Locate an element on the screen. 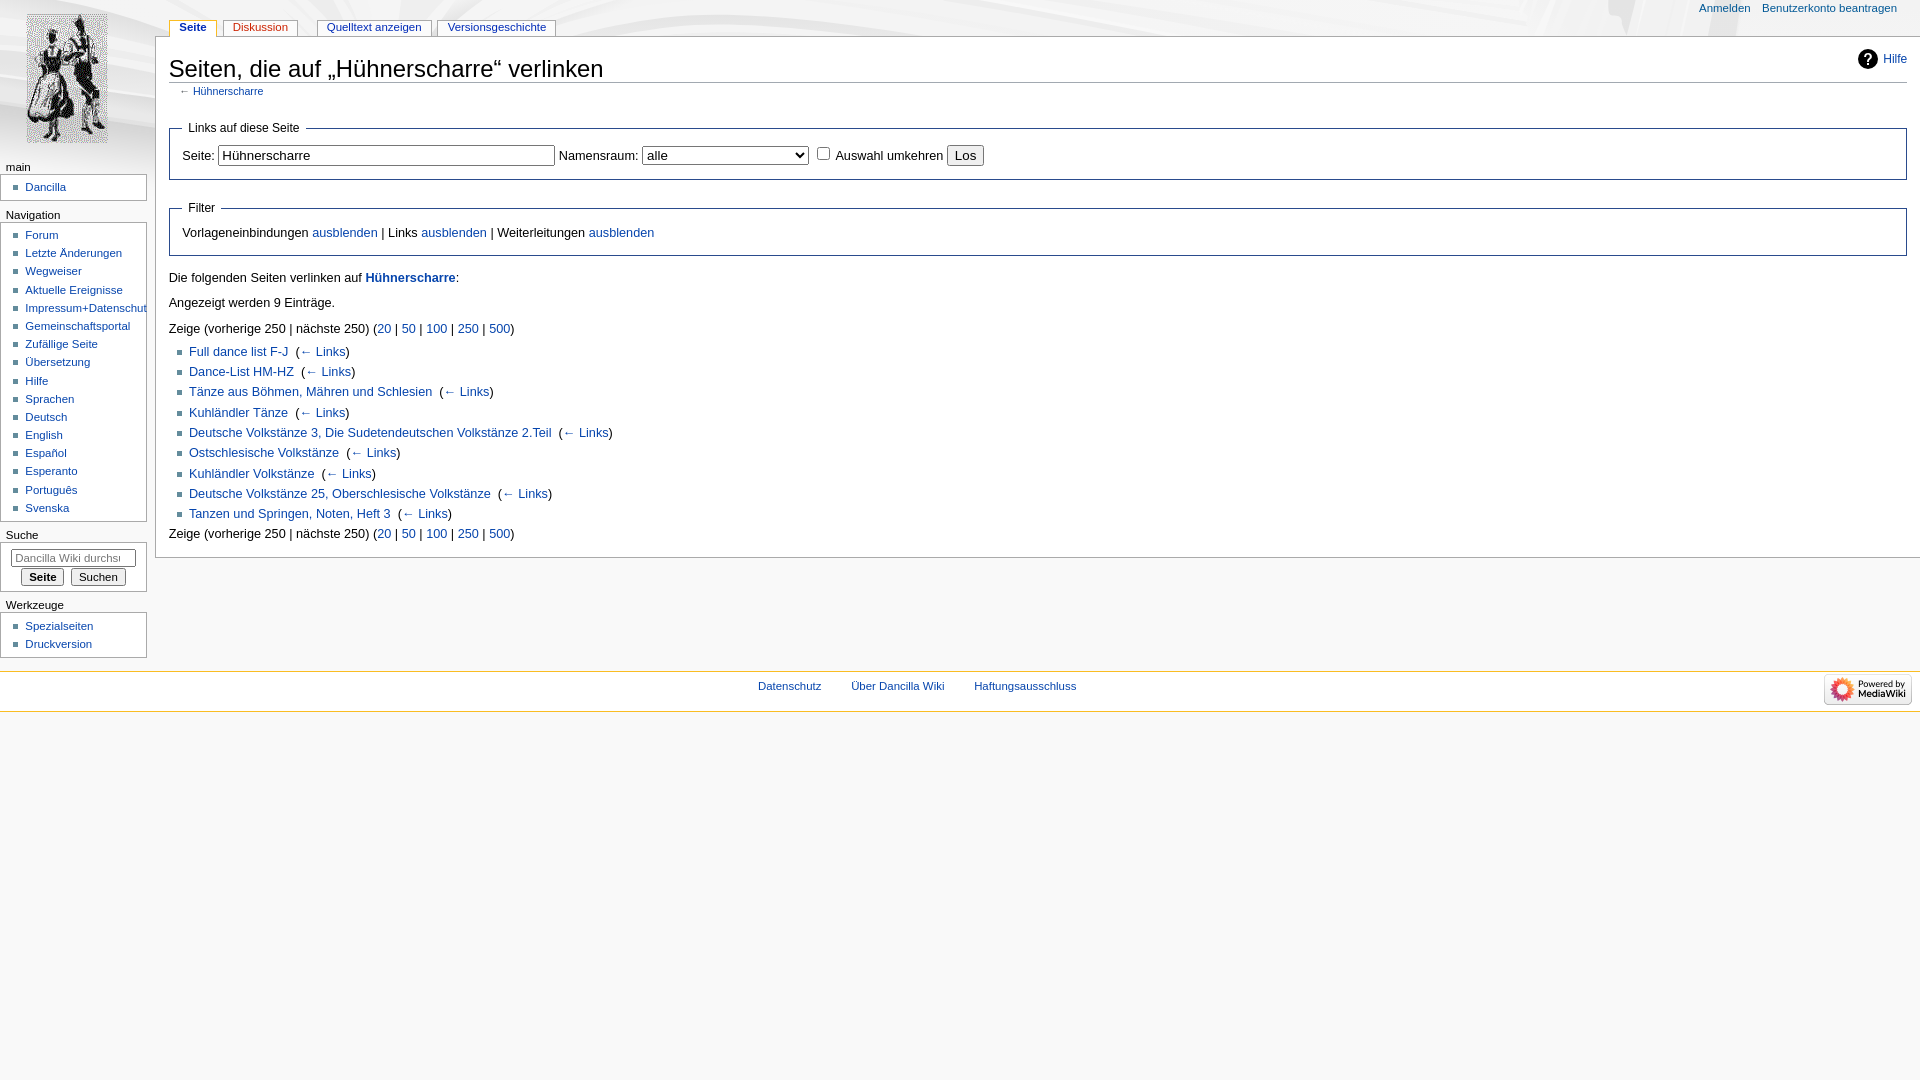  'Forum' is located at coordinates (24, 234).